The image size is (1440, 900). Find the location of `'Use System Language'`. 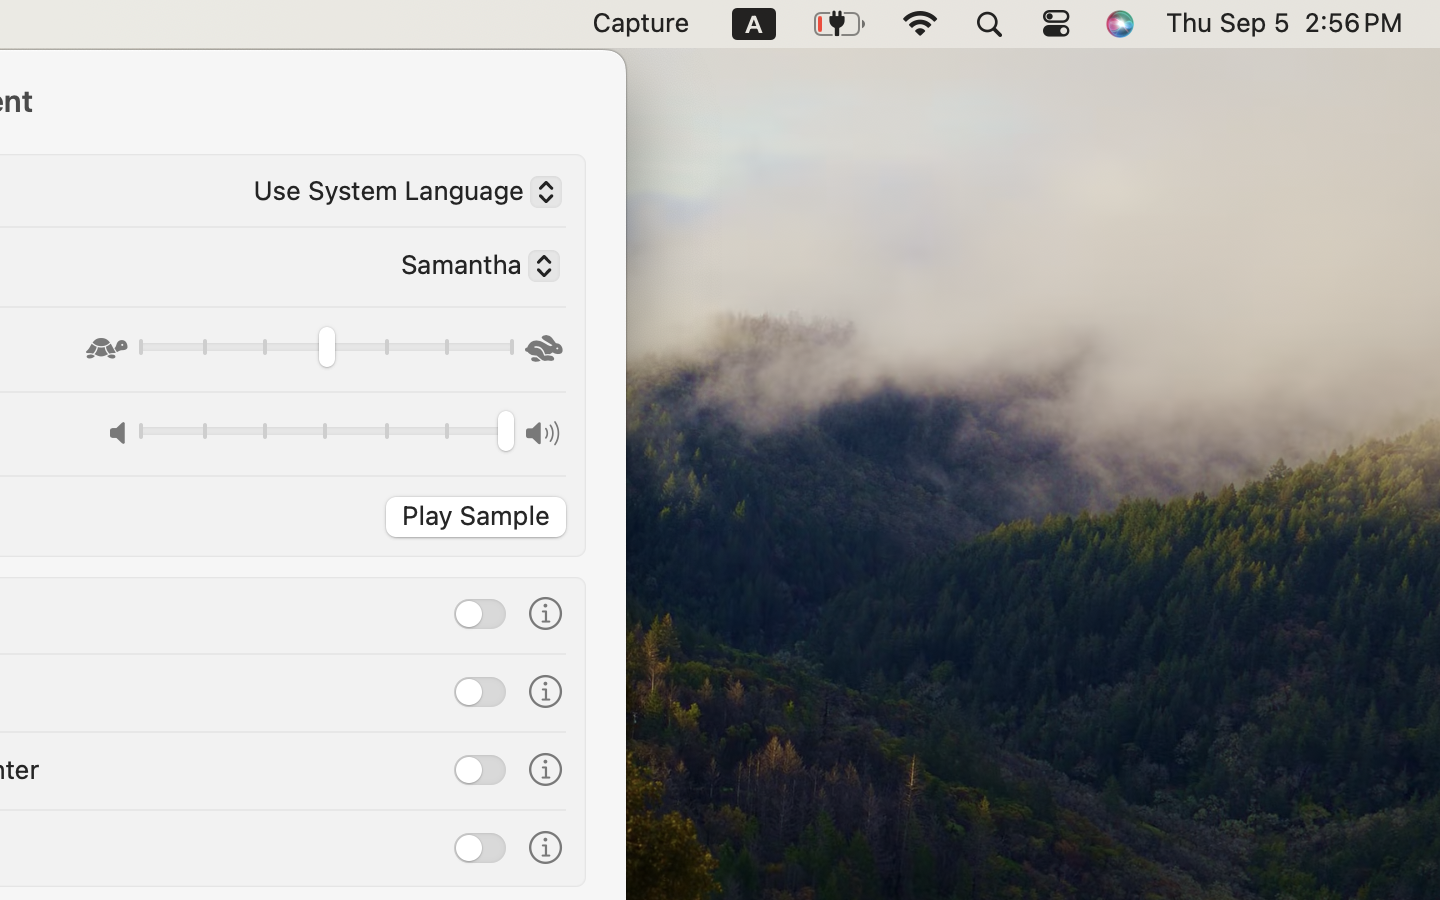

'Use System Language' is located at coordinates (398, 195).